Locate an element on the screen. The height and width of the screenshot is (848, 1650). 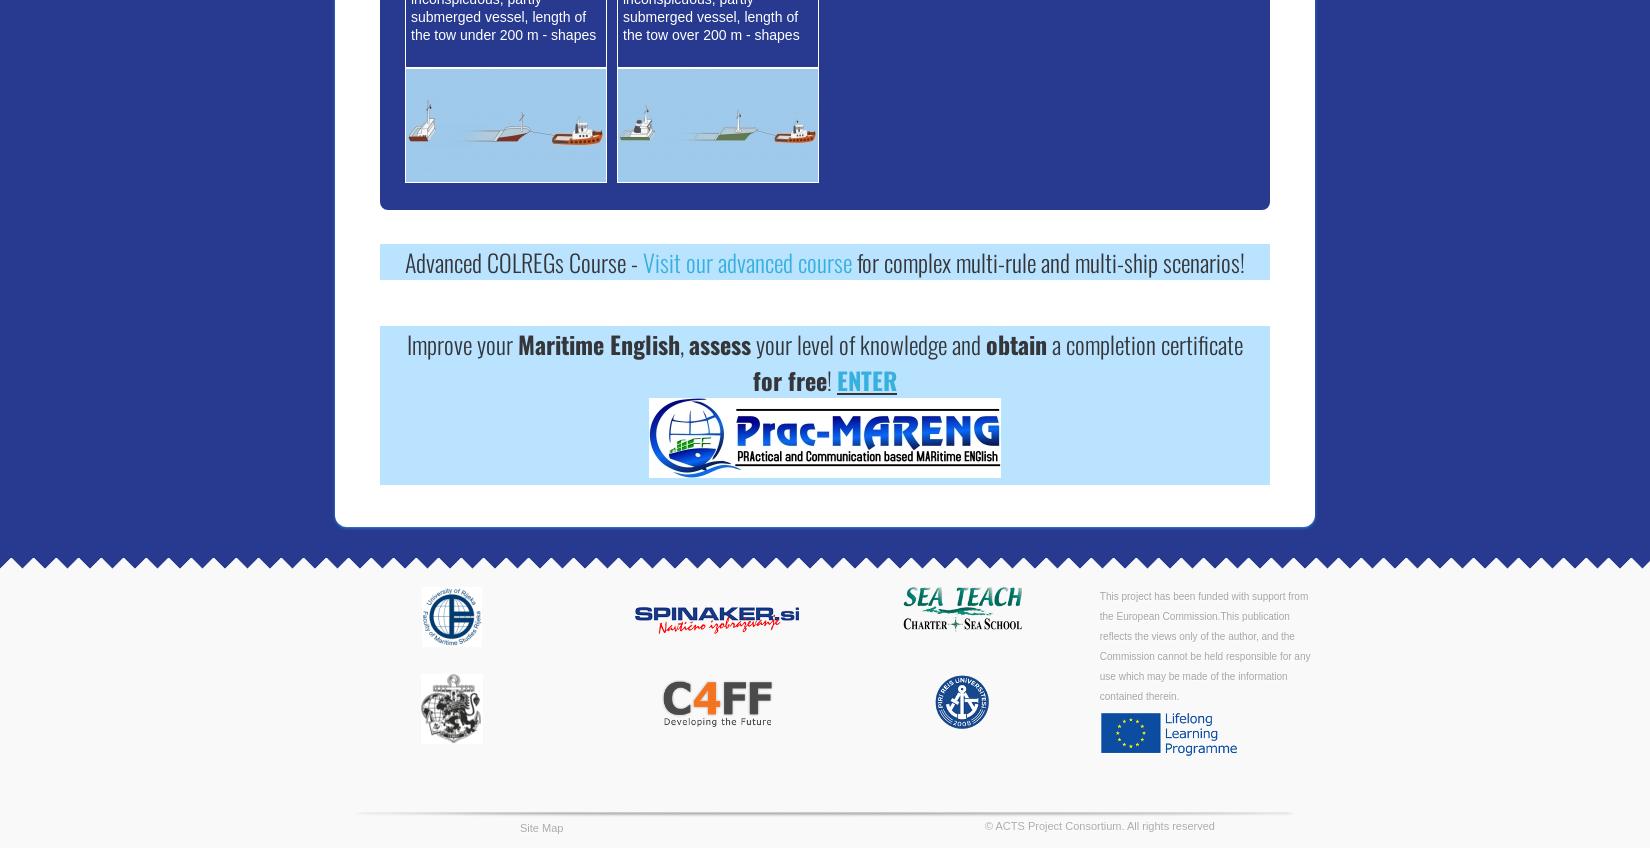
',' is located at coordinates (683, 343).